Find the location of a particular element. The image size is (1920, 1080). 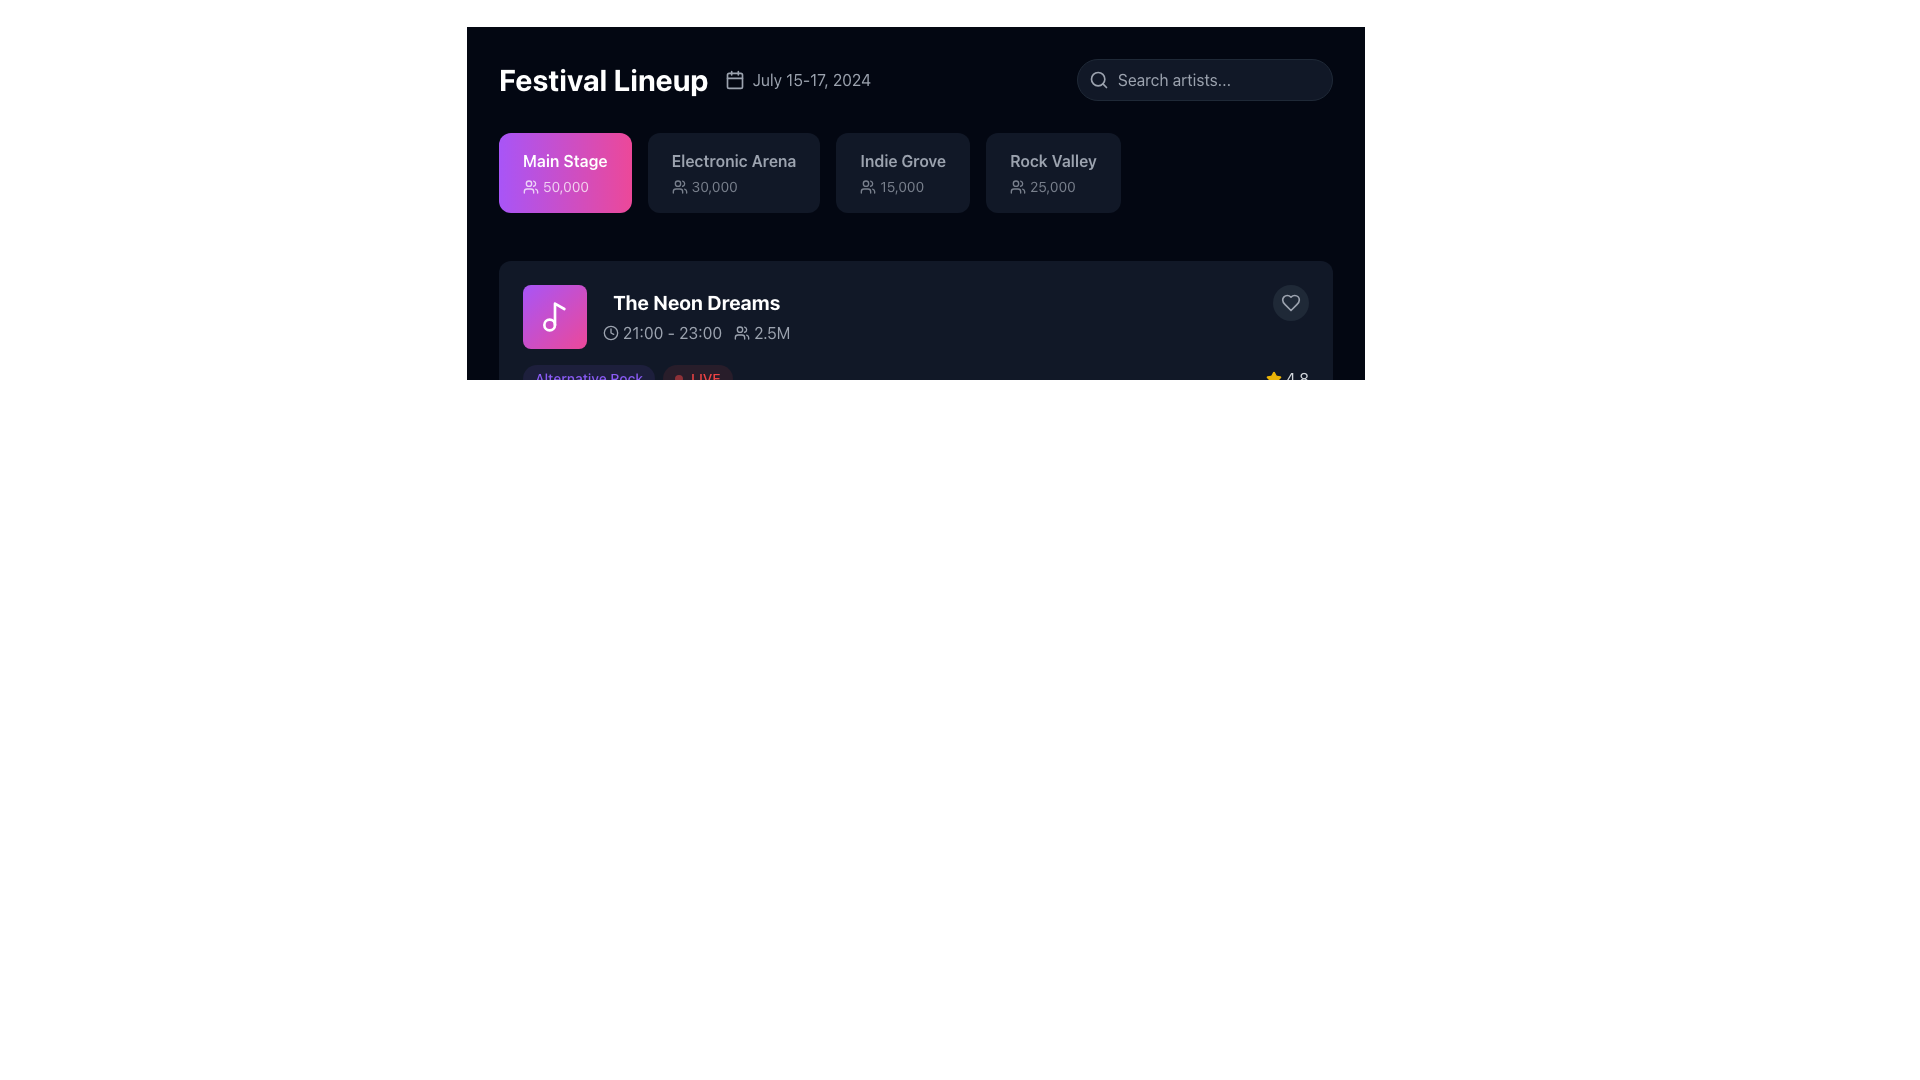

the compound UI element containing the labels 'Alternative Rock' and 'LIVE' is located at coordinates (626, 378).